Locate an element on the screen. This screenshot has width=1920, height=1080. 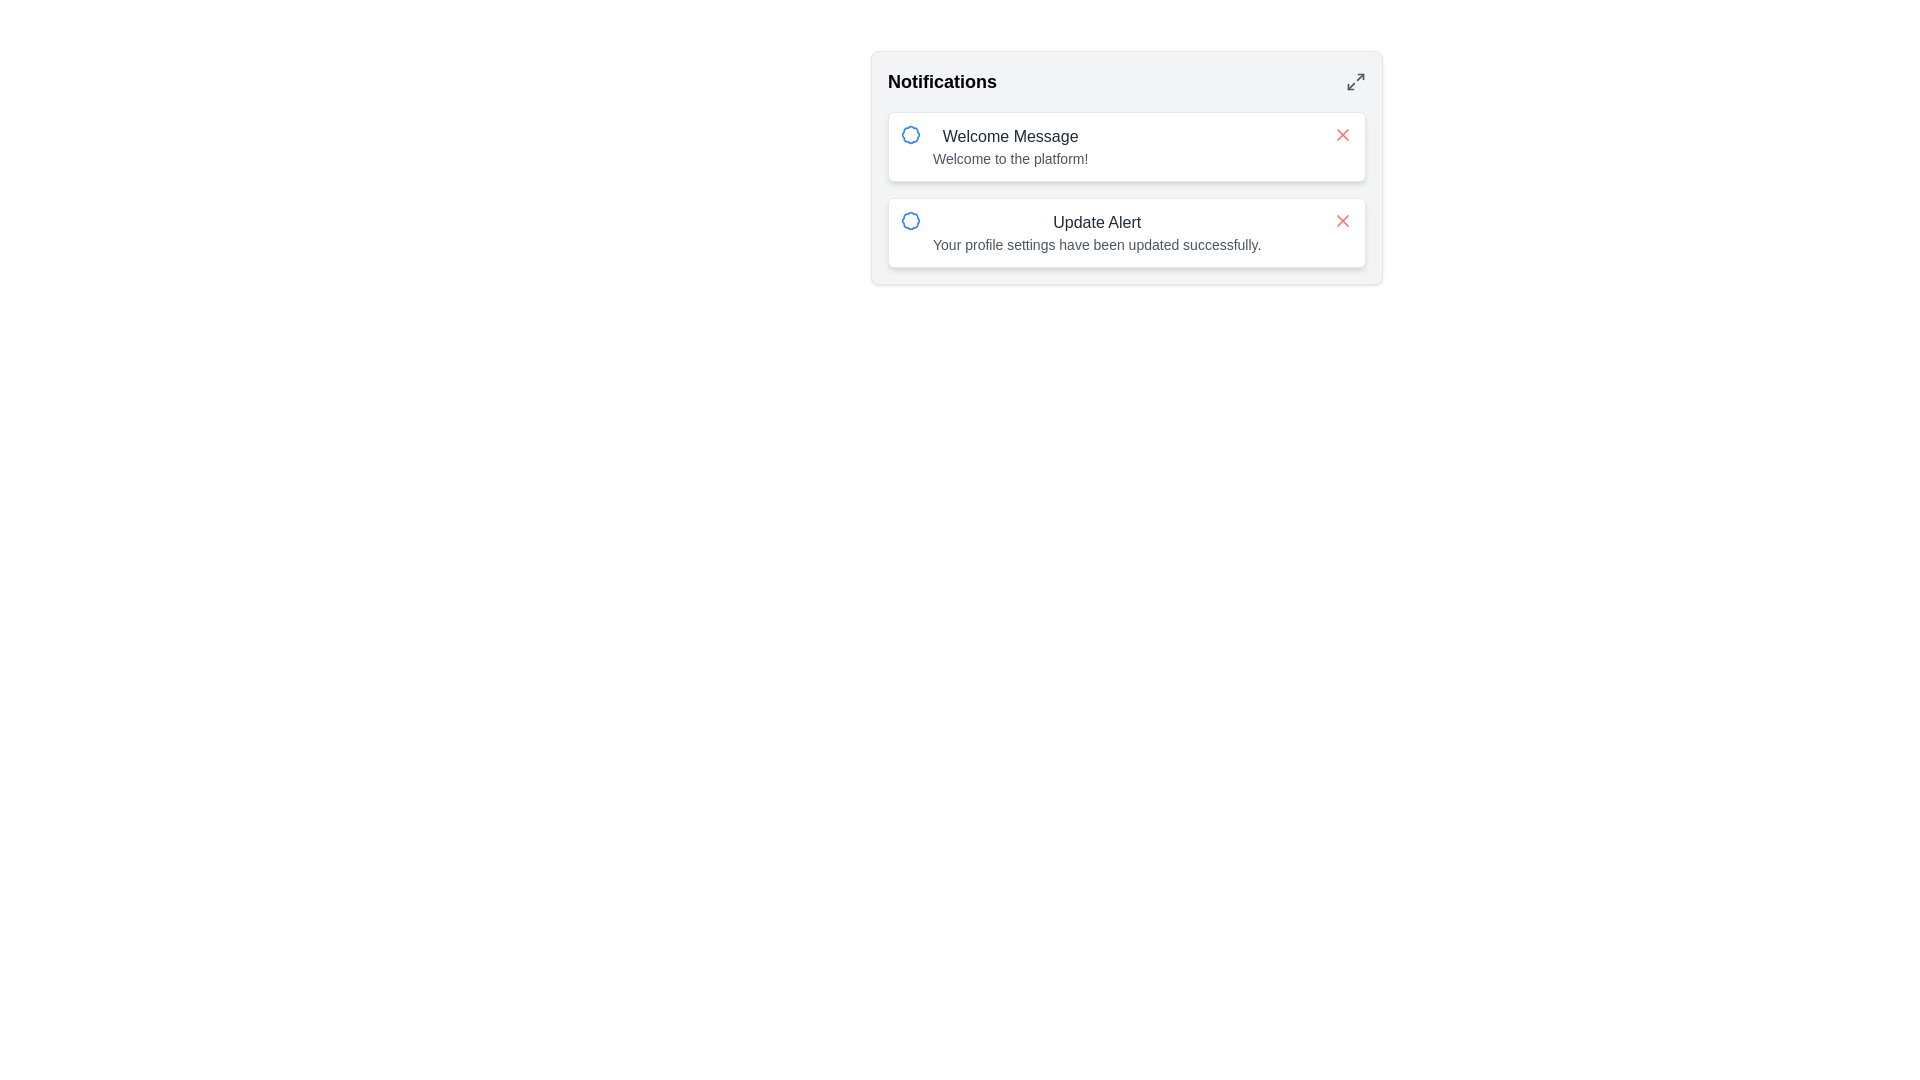
the badge icon that visually indicates the category or importance of the notification at the beginning of the 'Welcome Message' notification item is located at coordinates (910, 135).